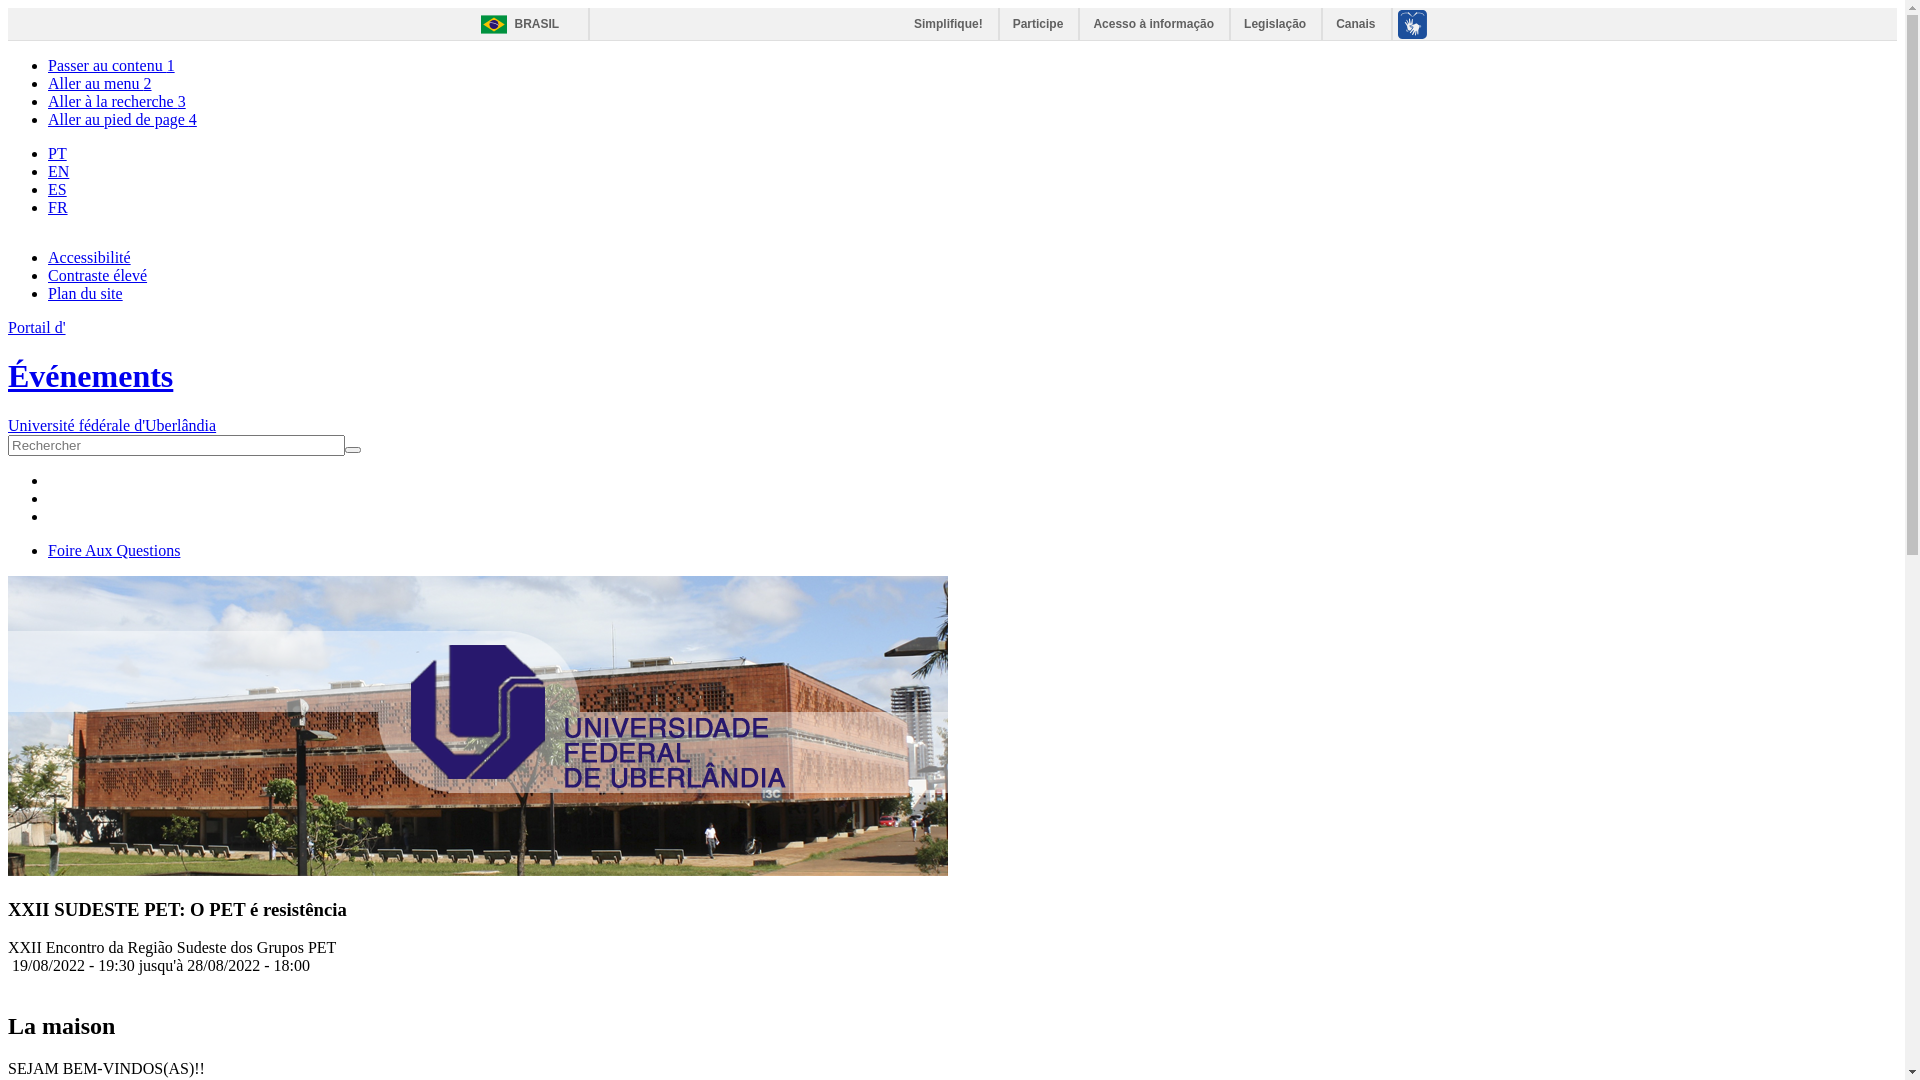 This screenshot has height=1080, width=1920. Describe the element at coordinates (113, 550) in the screenshot. I see `'Foire Aux Questions'` at that location.